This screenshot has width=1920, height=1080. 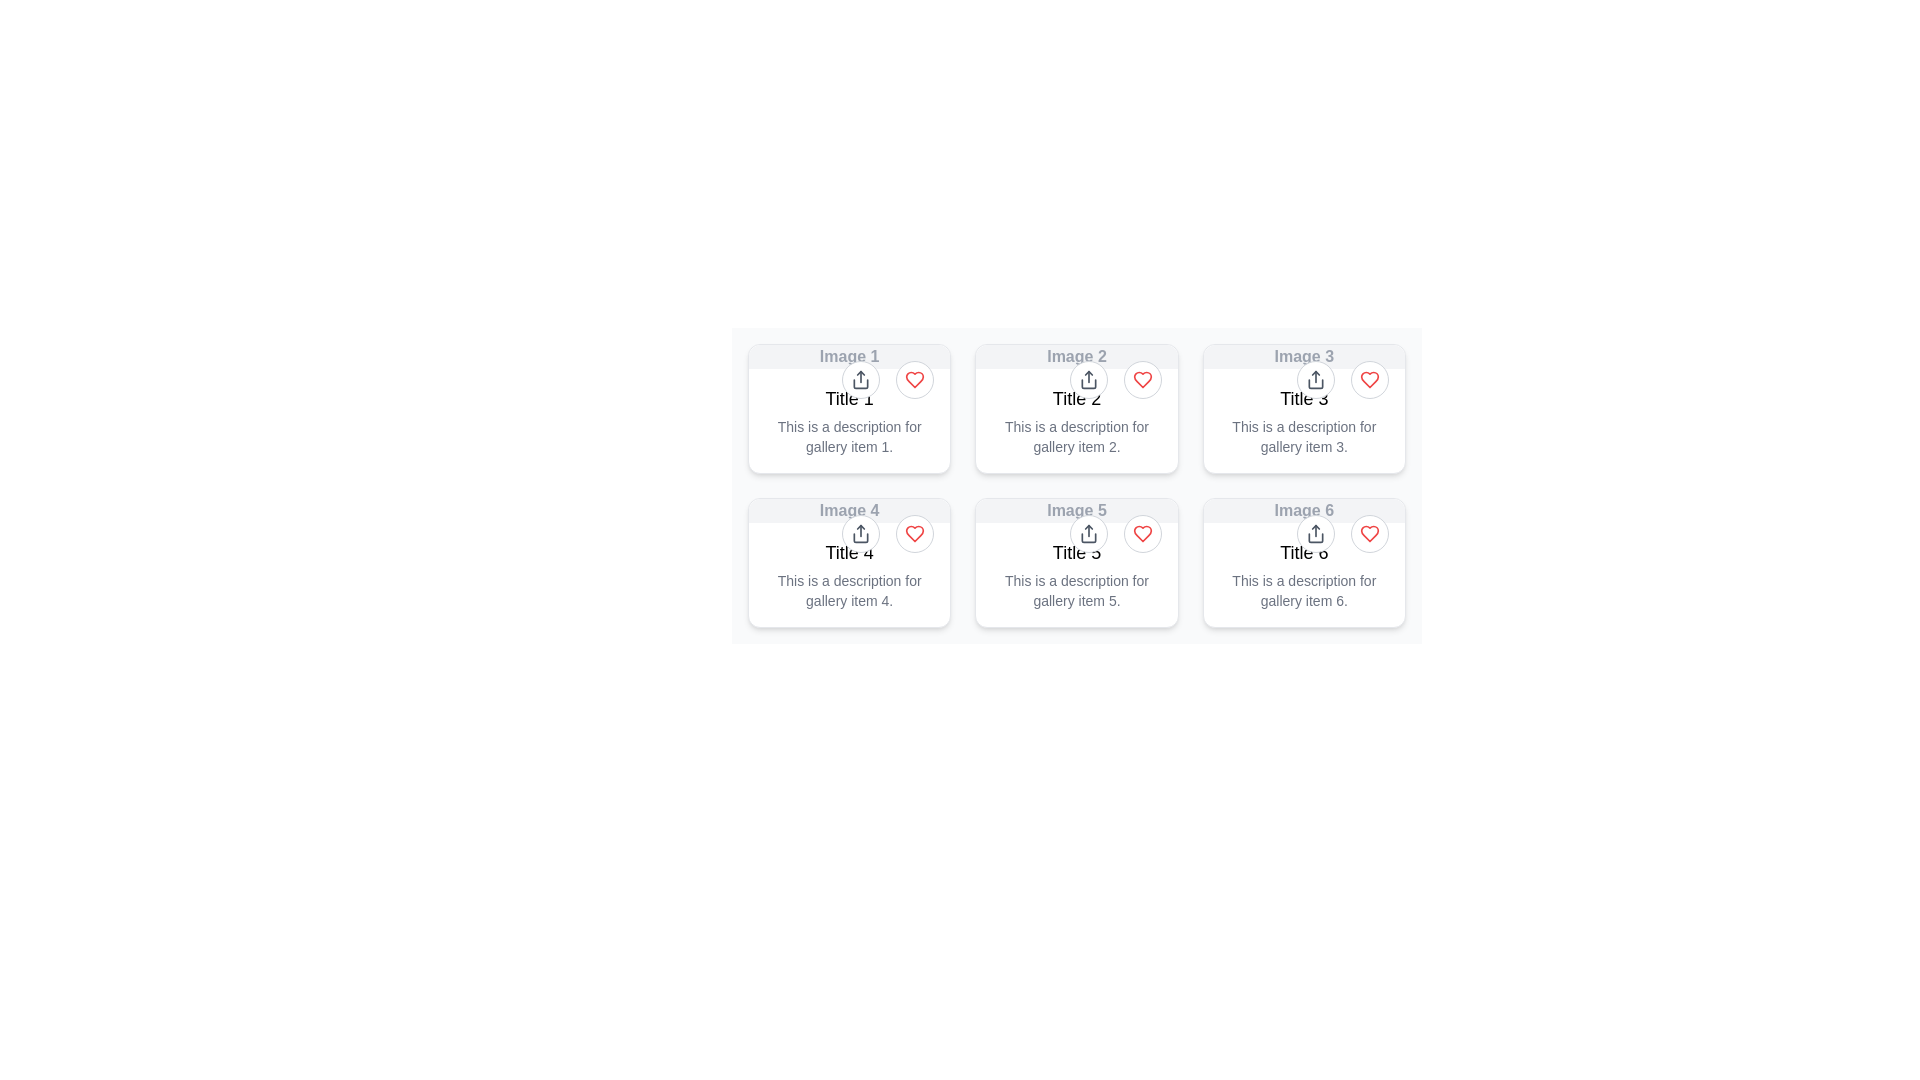 I want to click on the 'like' button located in the top-right corner of the first gallery item titled 'Image 1', so click(x=914, y=380).